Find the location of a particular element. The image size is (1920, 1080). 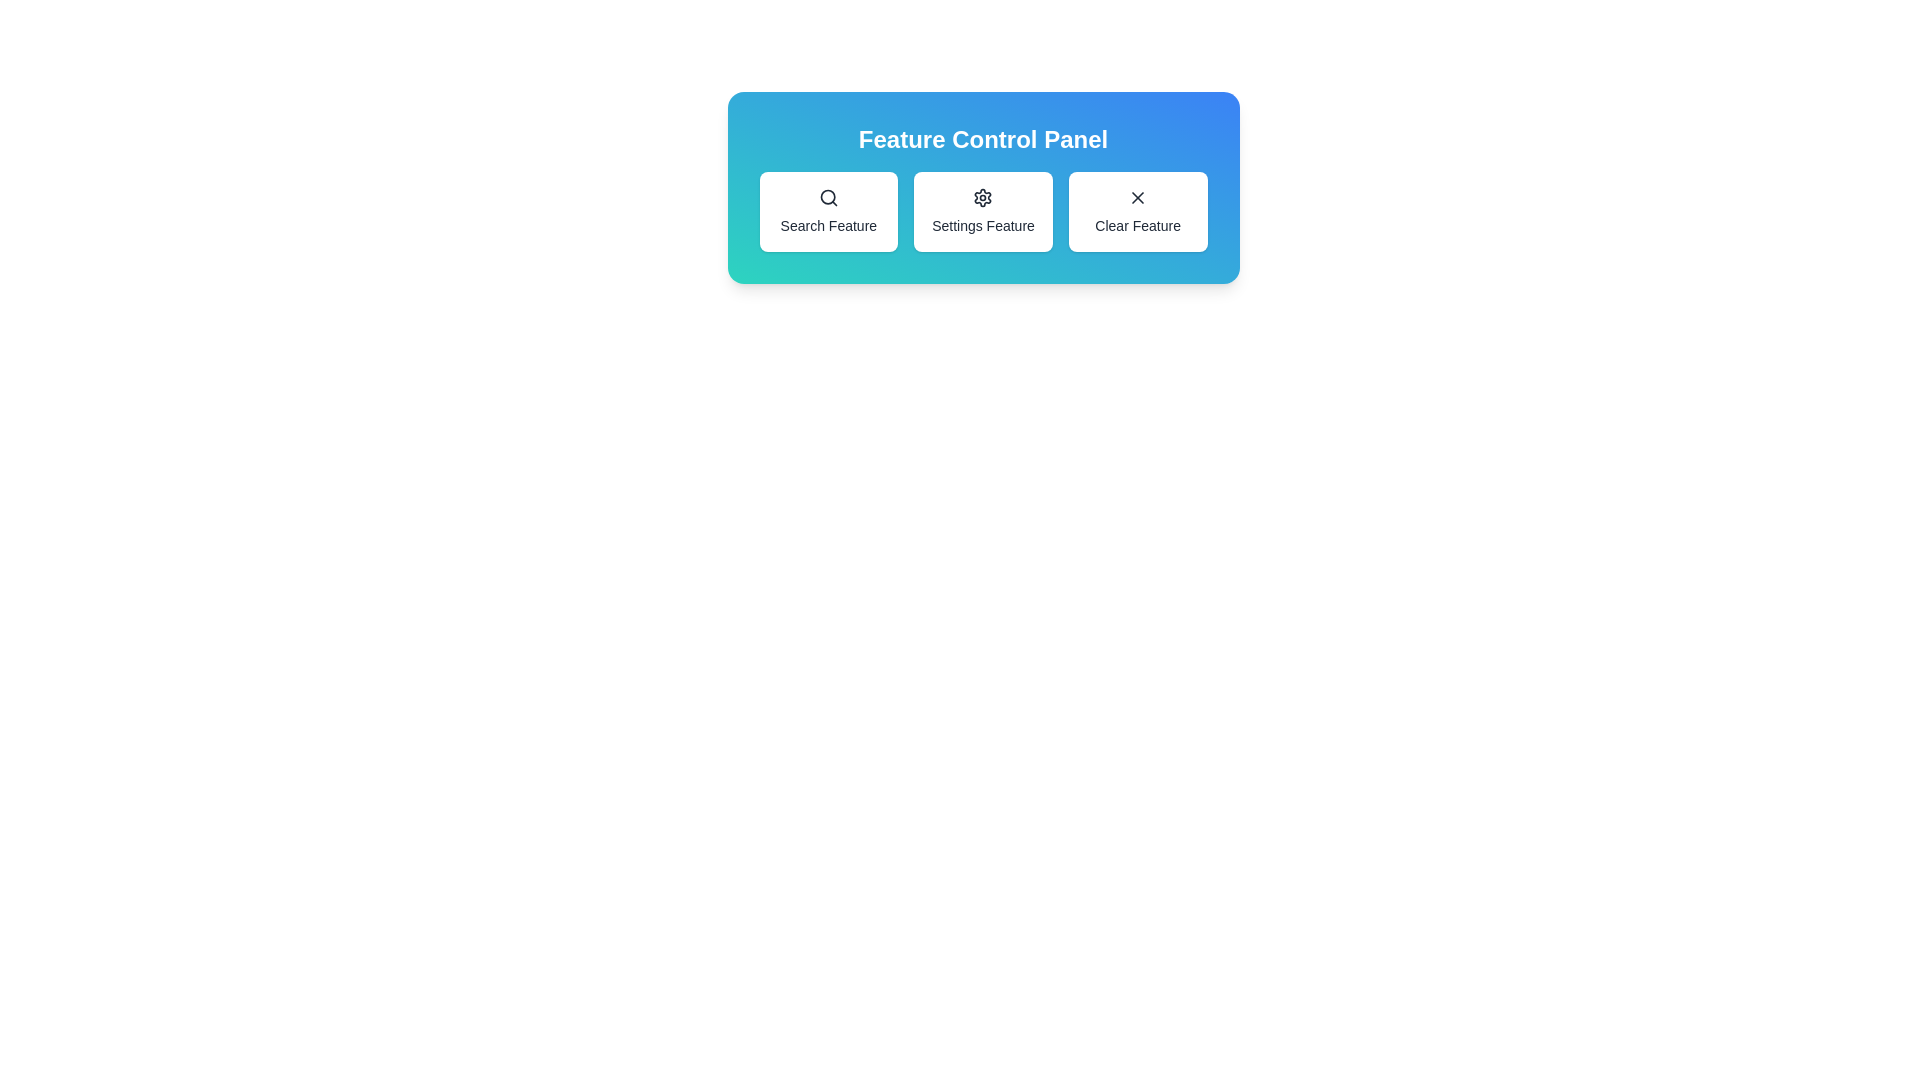

the 'Clear' action icon located in the third rectangular box labeled 'Clear Feature' in the 'Feature Control Panel' is located at coordinates (1138, 197).